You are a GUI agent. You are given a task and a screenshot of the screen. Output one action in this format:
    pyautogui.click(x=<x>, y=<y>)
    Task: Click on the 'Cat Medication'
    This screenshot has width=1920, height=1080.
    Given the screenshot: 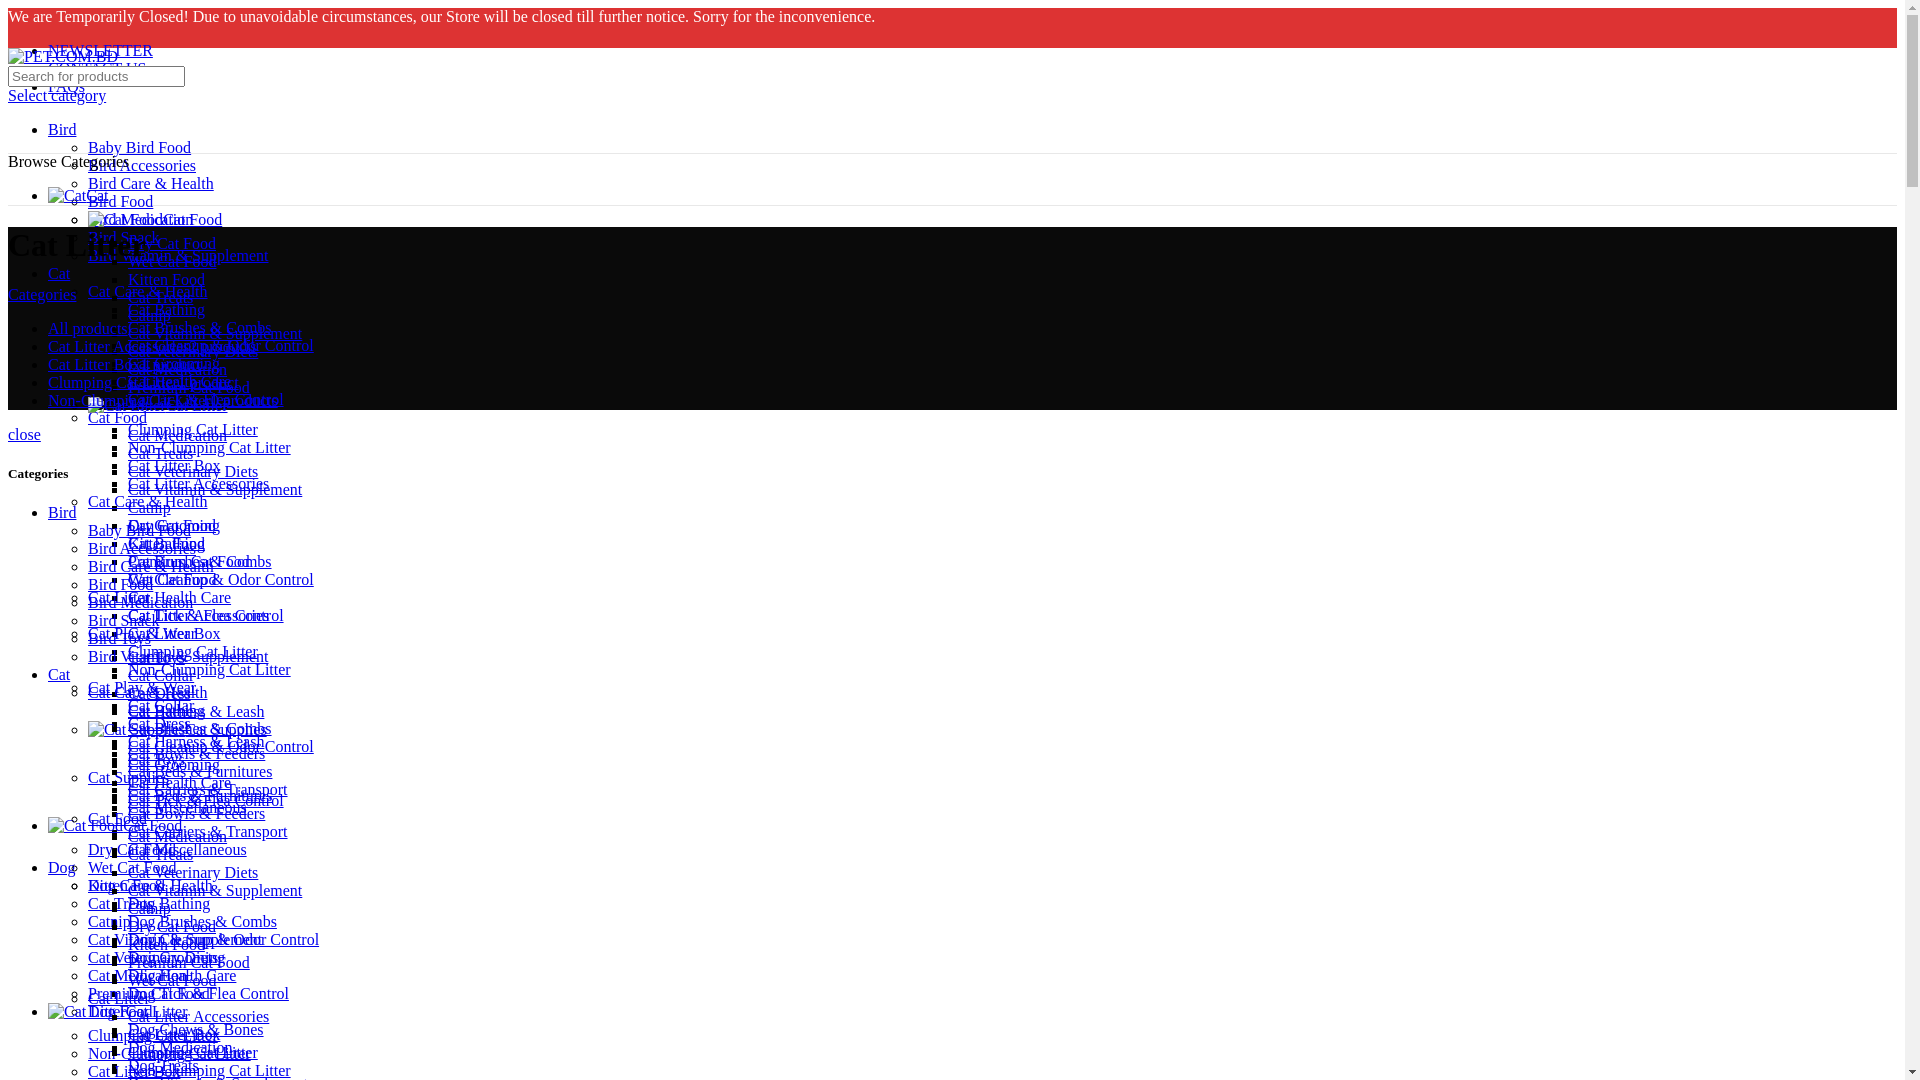 What is the action you would take?
    pyautogui.click(x=177, y=434)
    